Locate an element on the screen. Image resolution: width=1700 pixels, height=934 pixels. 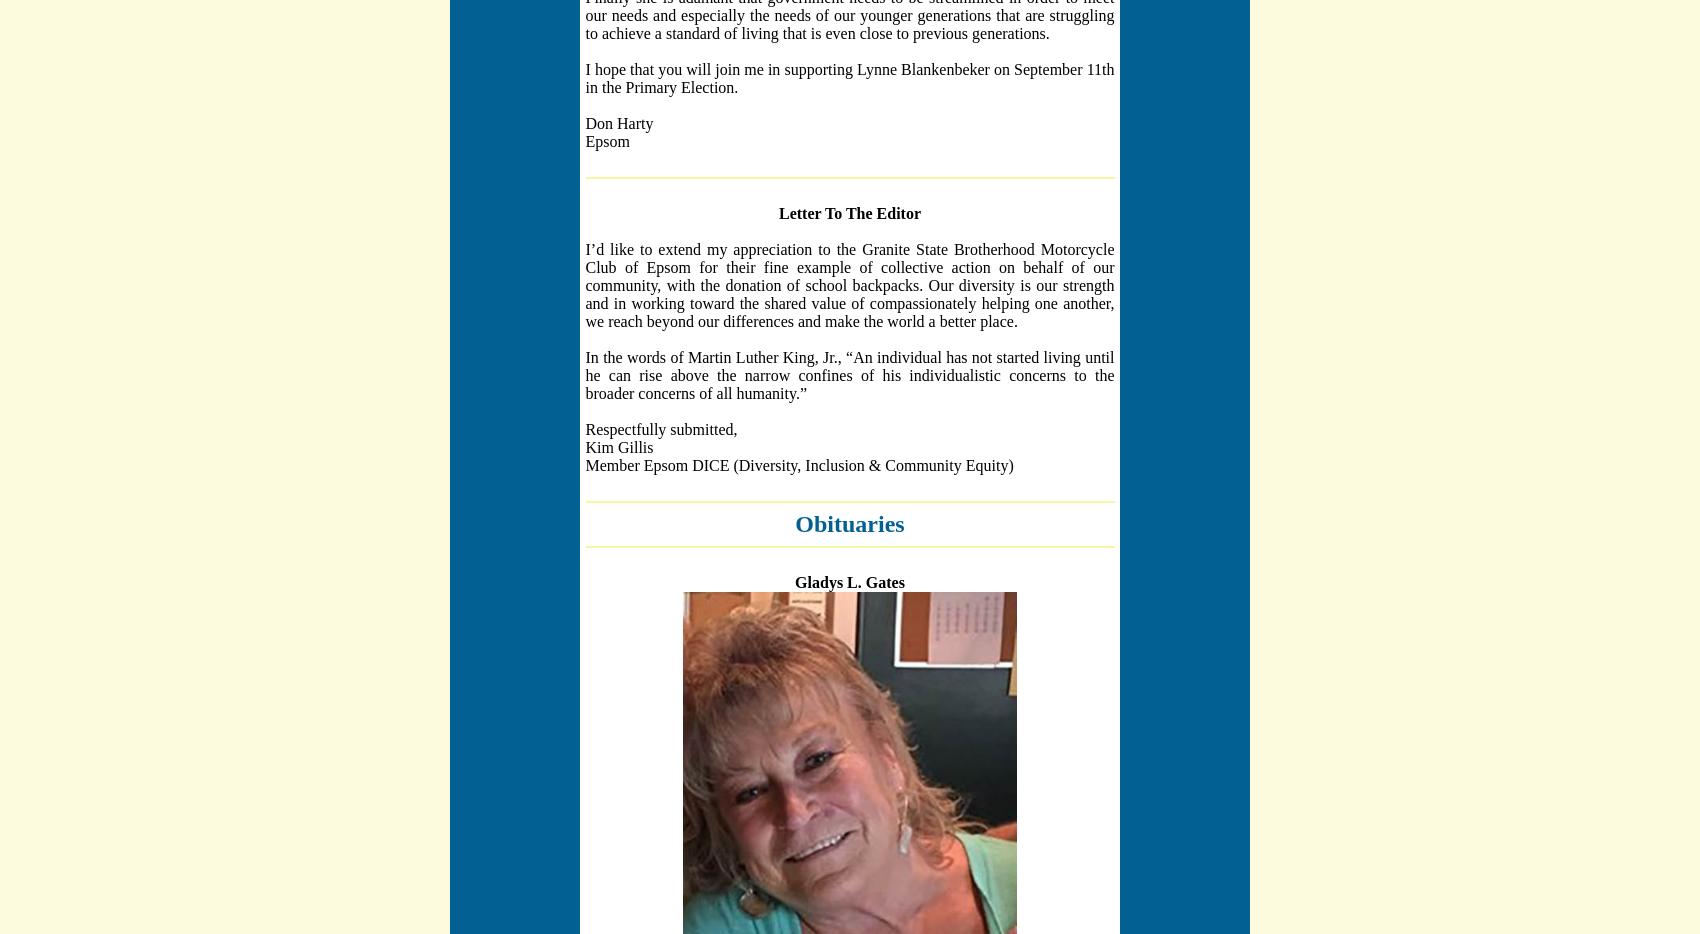
'Gladys L. Gates' is located at coordinates (848, 580).